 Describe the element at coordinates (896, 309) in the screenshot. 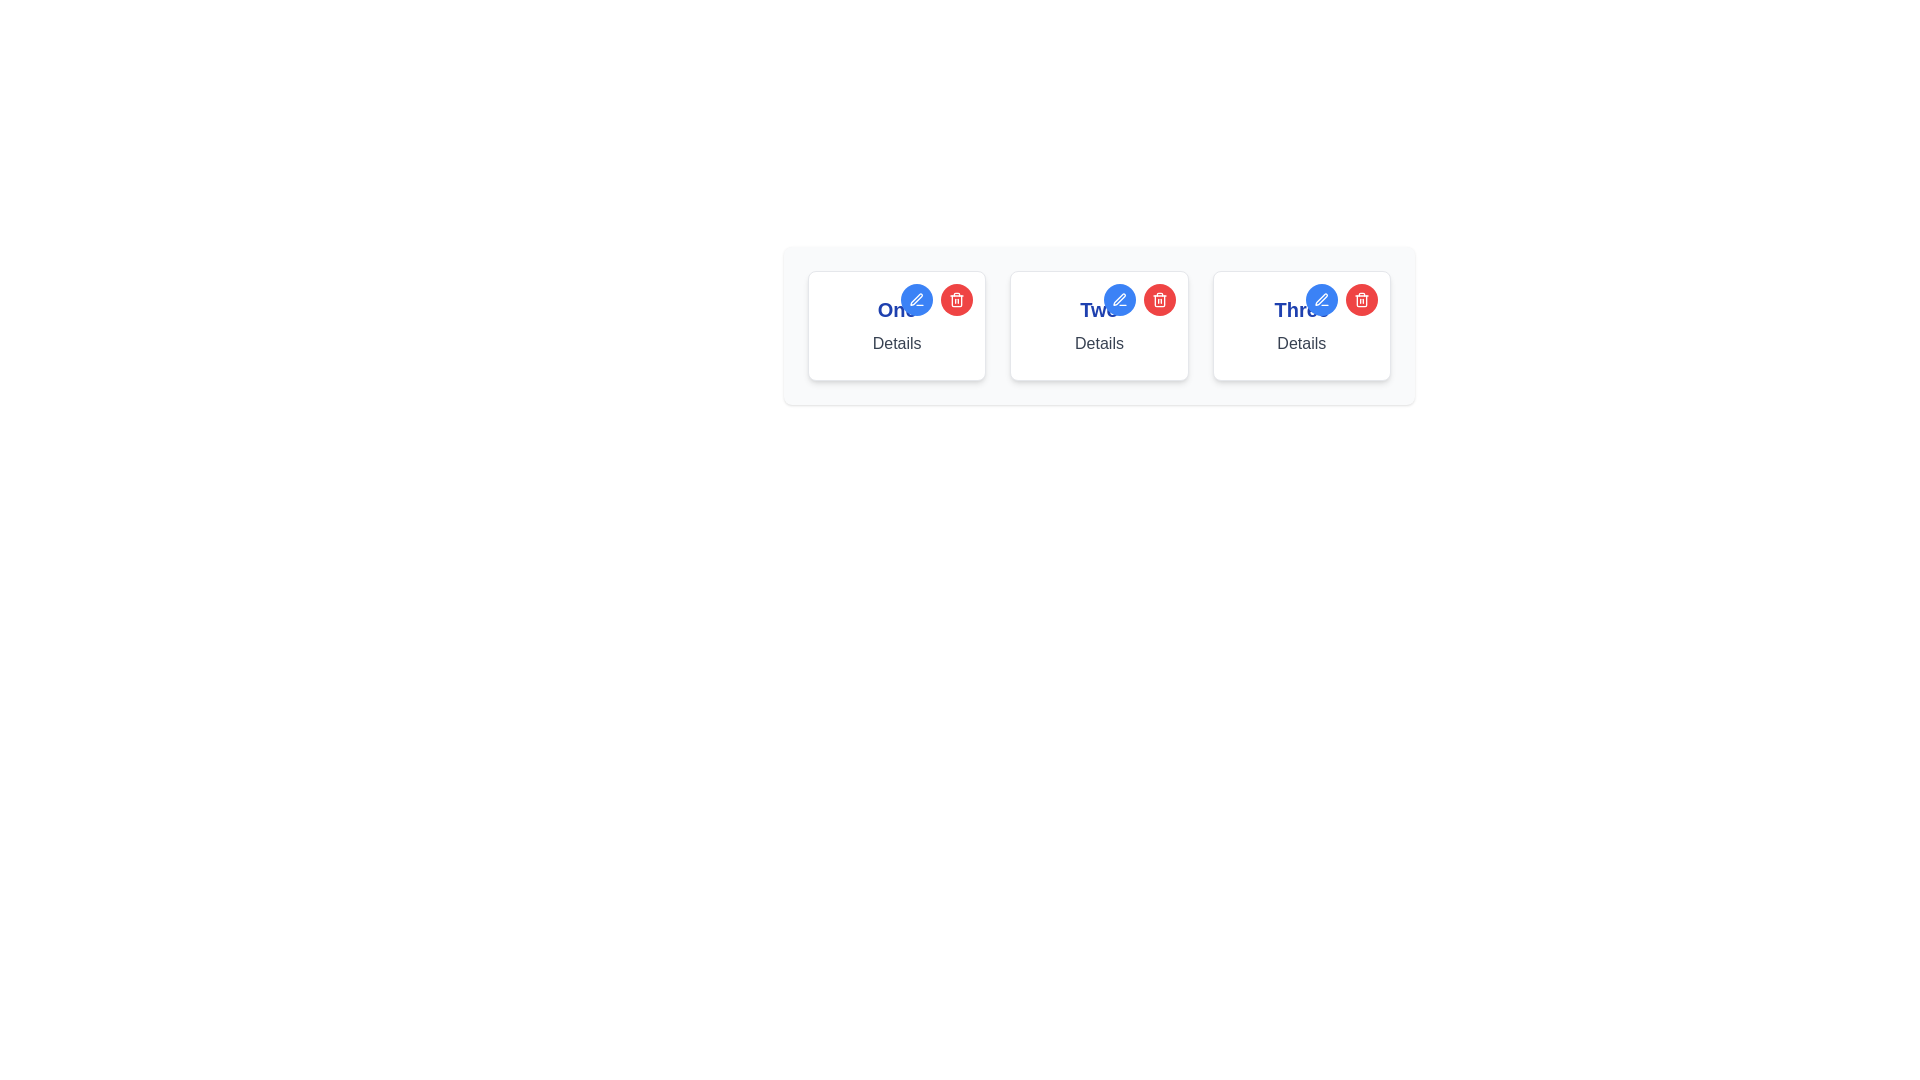

I see `the primary text label 'One' at the top of the first card in the series, which is located above the 'Details' text and has action buttons on its right side` at that location.